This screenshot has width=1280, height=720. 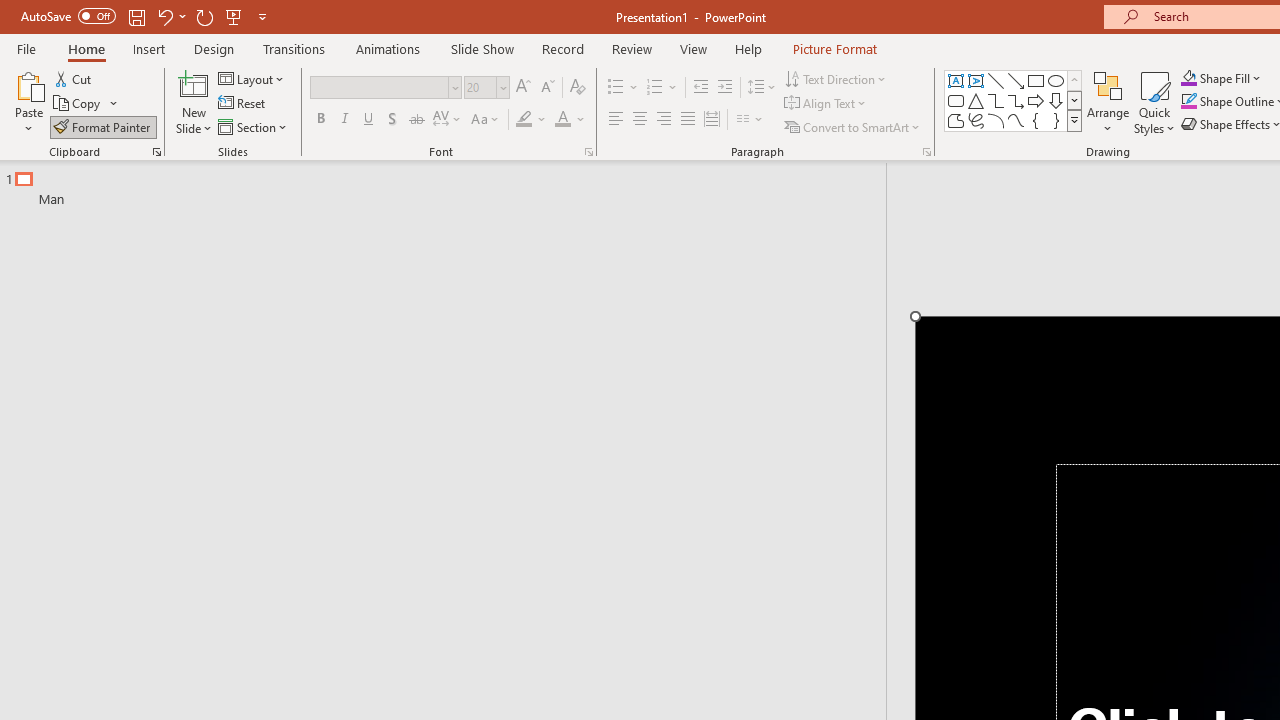 What do you see at coordinates (995, 120) in the screenshot?
I see `'Arc'` at bounding box center [995, 120].